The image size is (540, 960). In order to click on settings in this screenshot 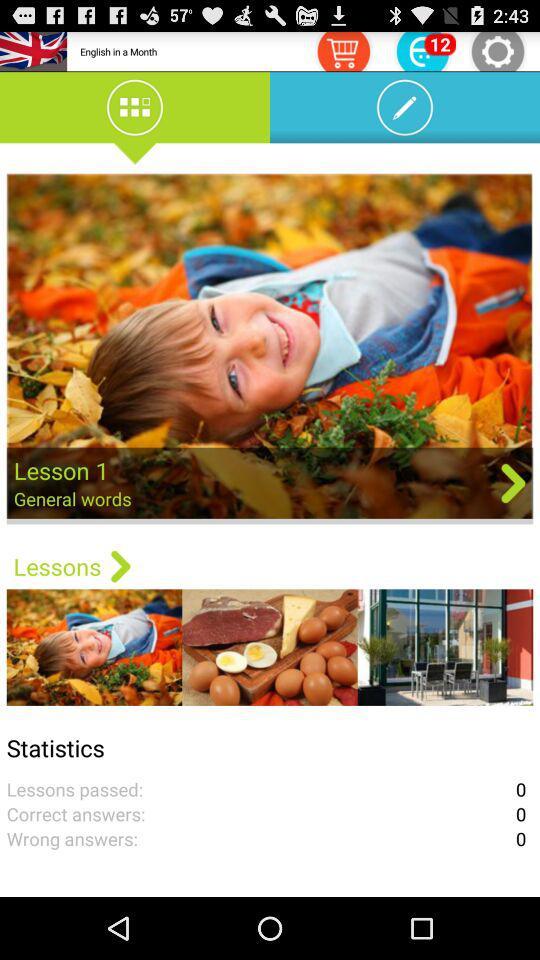, I will do `click(496, 50)`.